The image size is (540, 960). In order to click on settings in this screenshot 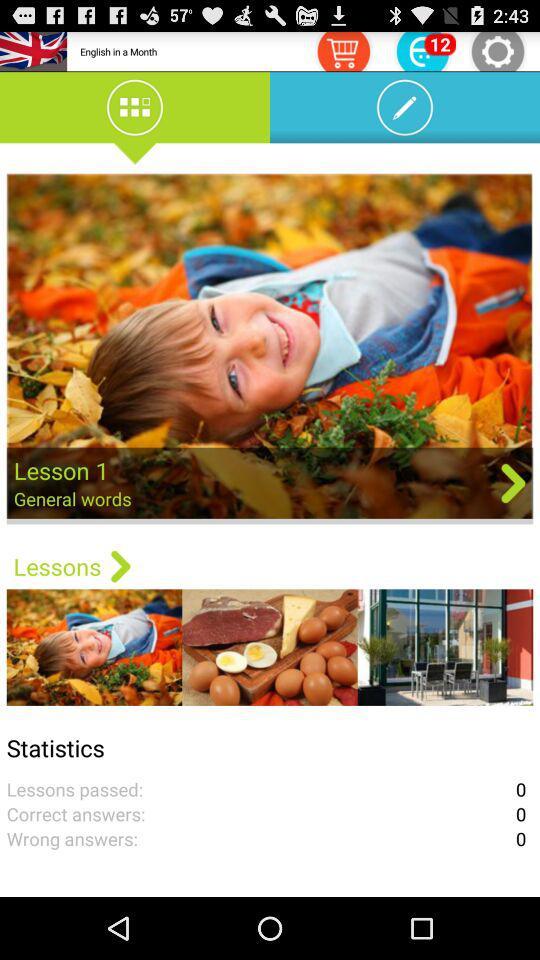, I will do `click(496, 50)`.